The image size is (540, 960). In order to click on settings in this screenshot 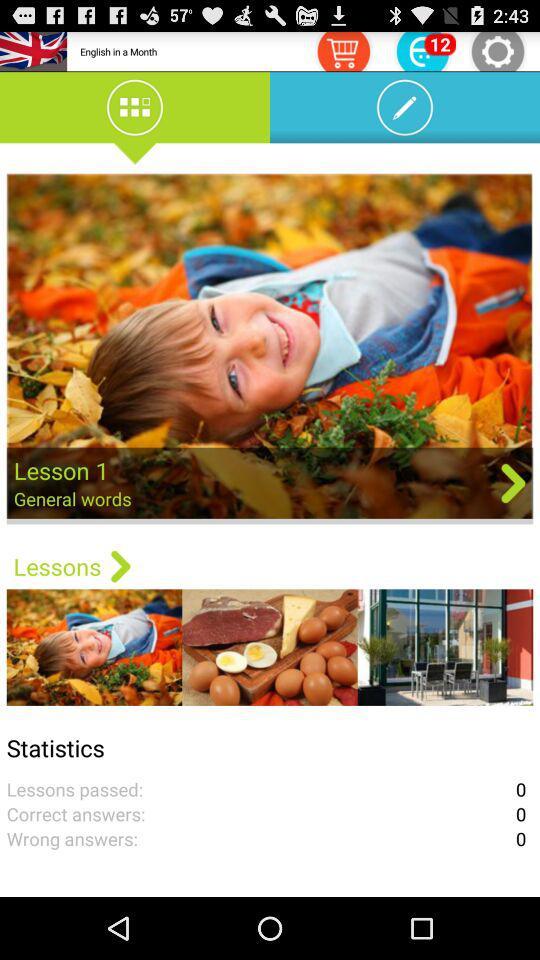, I will do `click(496, 50)`.